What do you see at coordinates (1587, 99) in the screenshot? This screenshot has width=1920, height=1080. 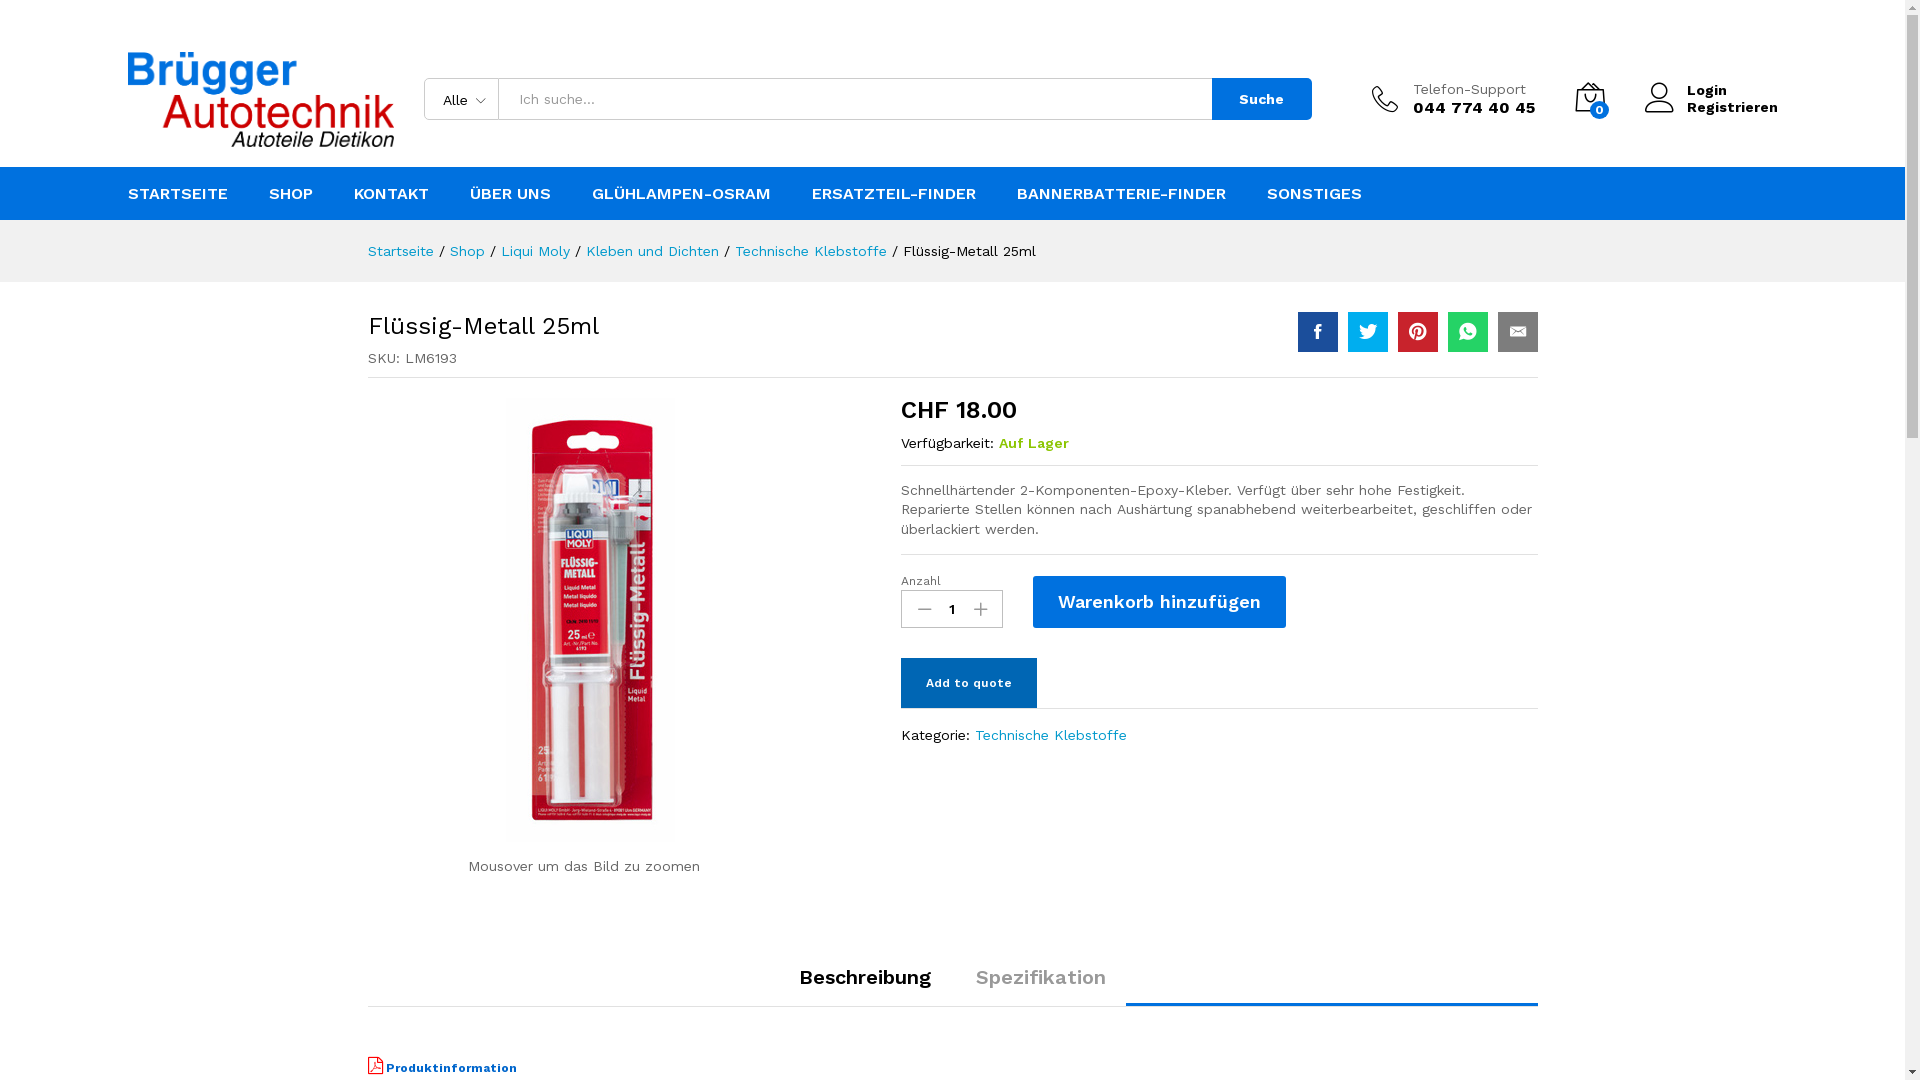 I see `'0'` at bounding box center [1587, 99].